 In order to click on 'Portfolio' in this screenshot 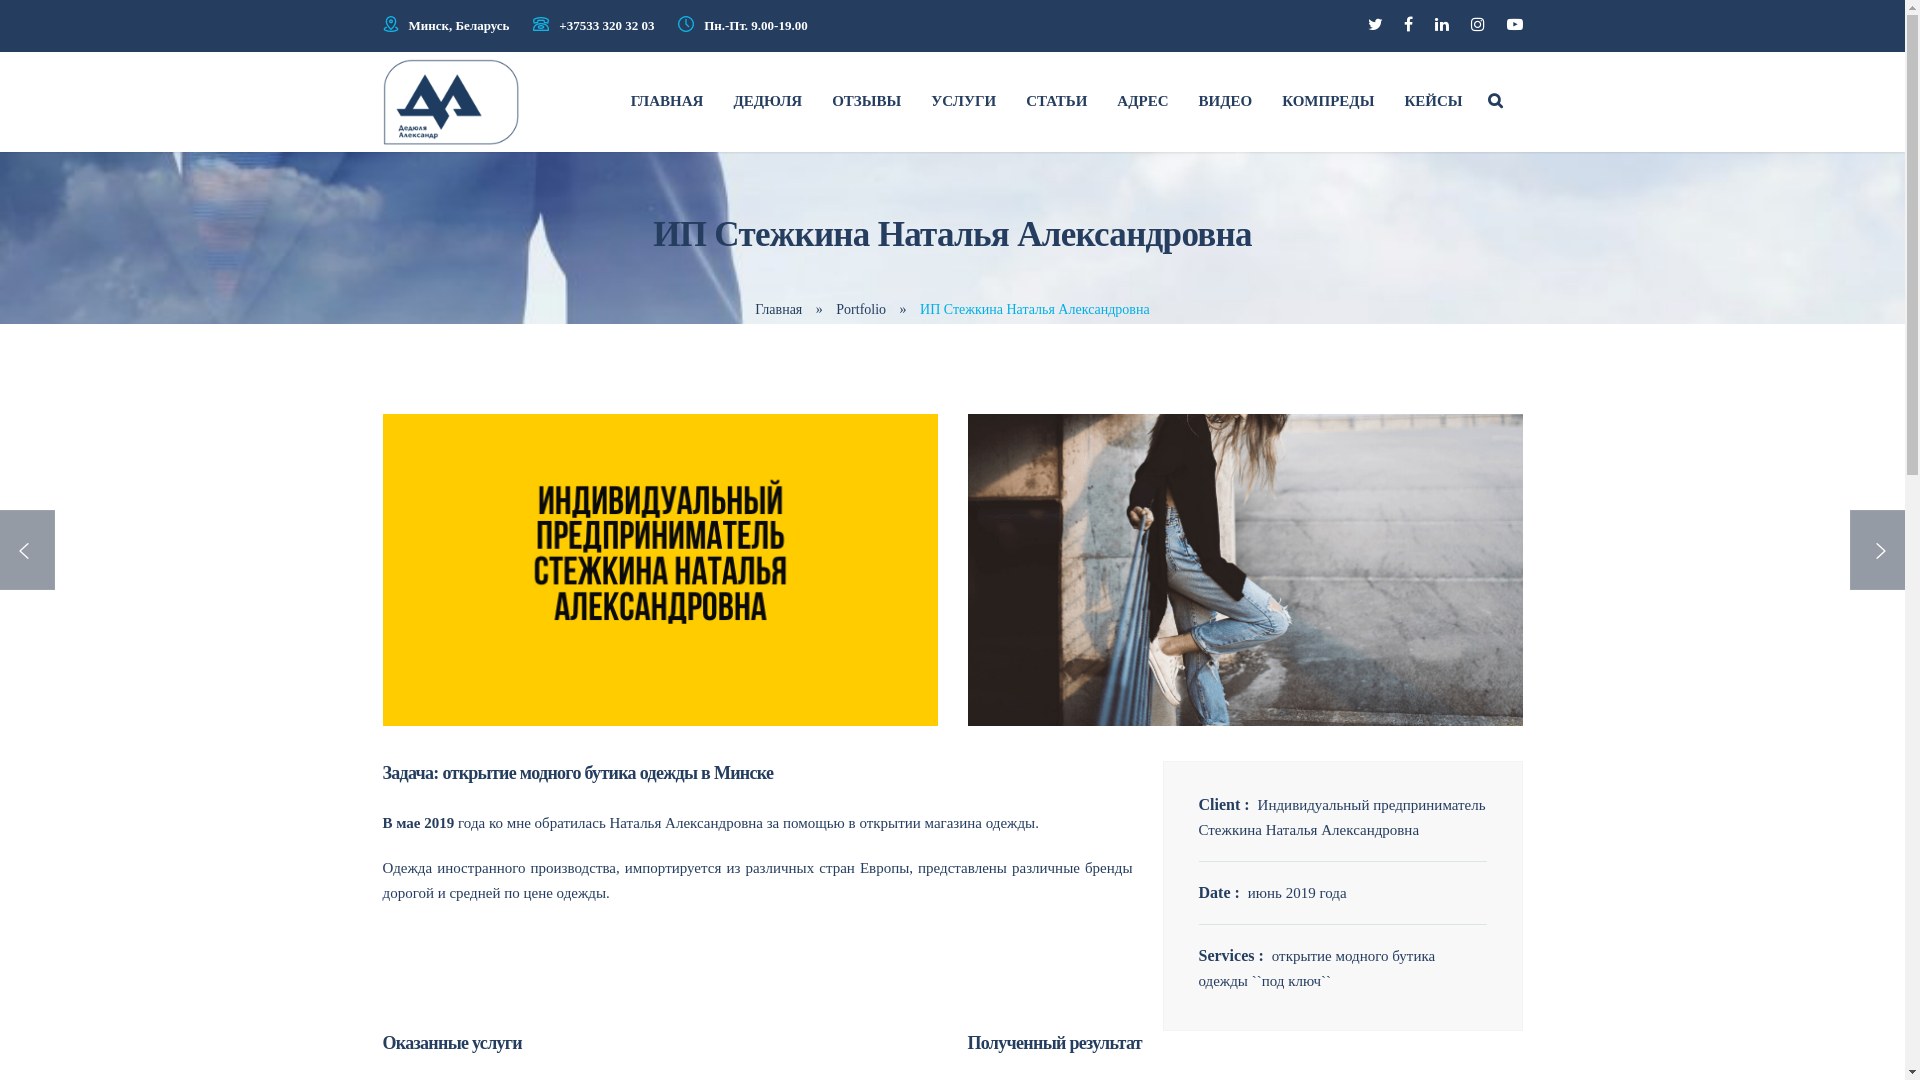, I will do `click(860, 309)`.